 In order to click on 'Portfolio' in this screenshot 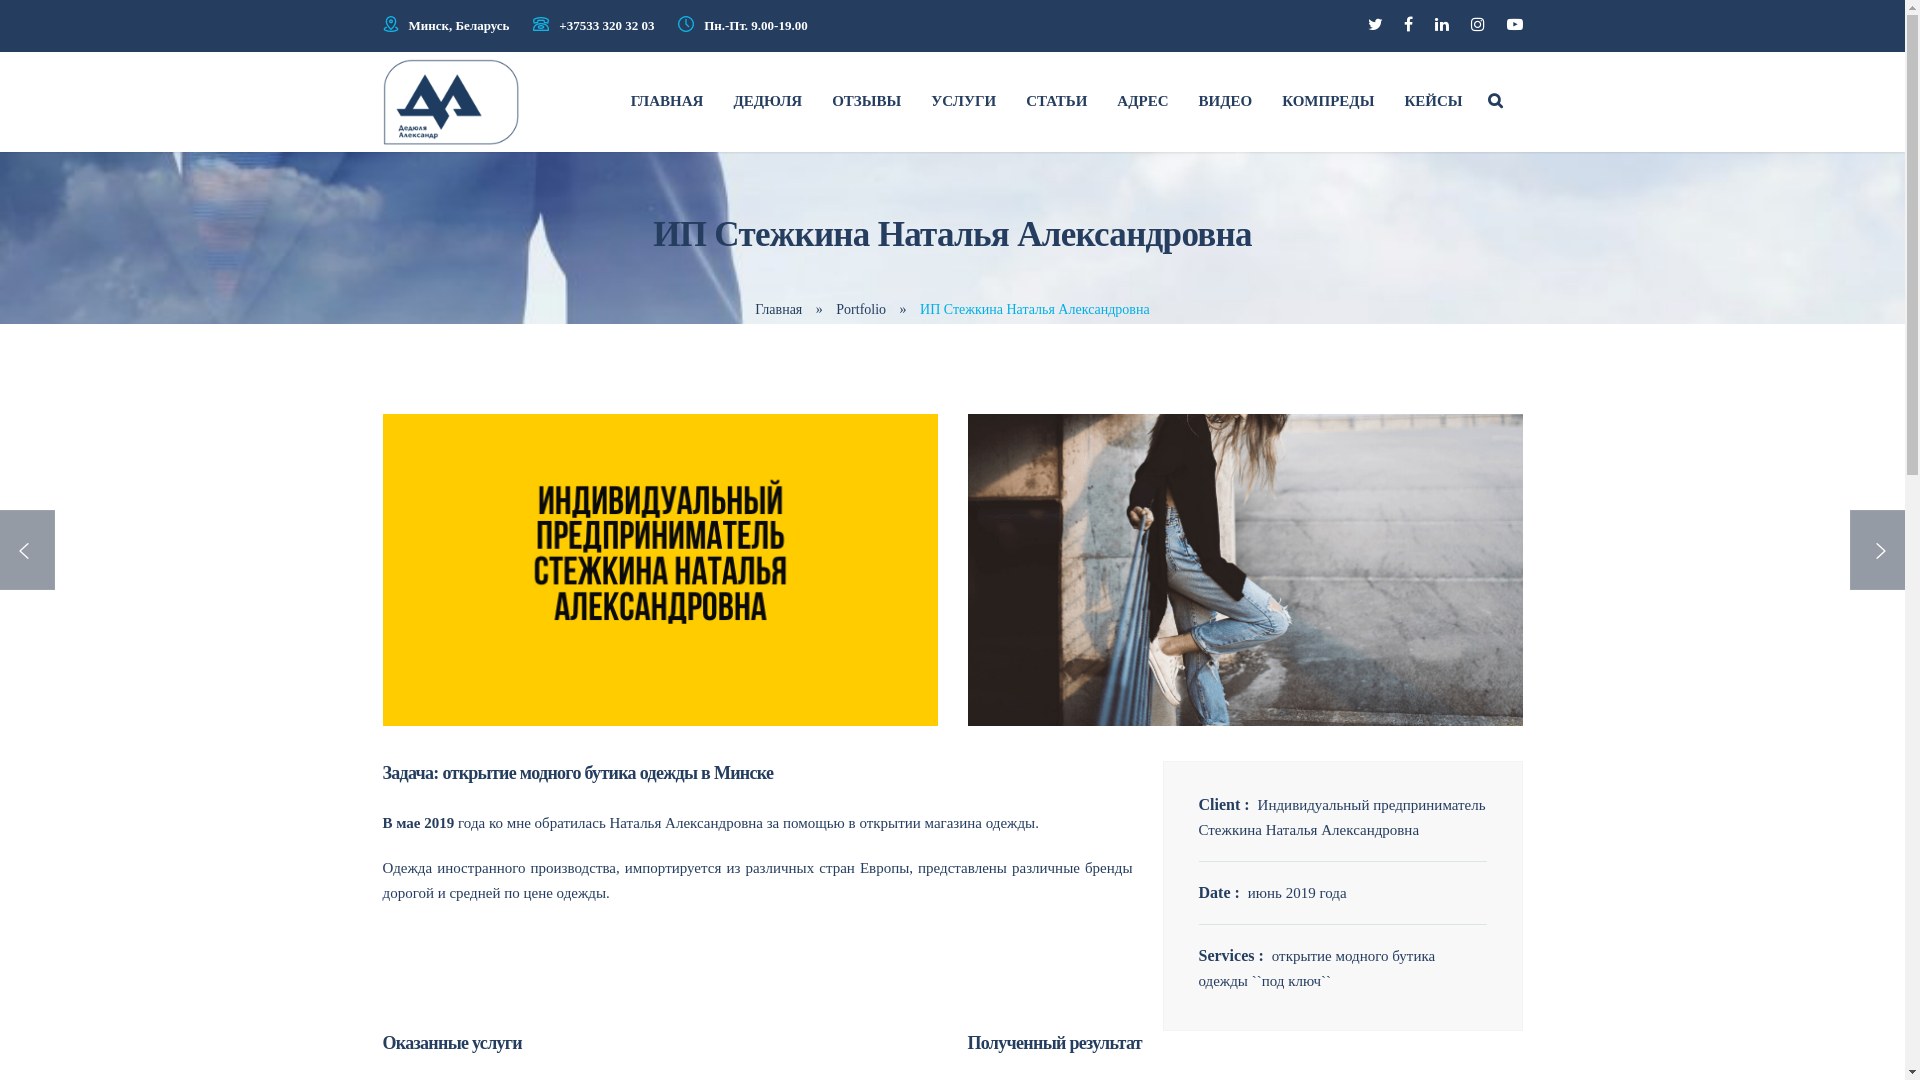, I will do `click(860, 309)`.